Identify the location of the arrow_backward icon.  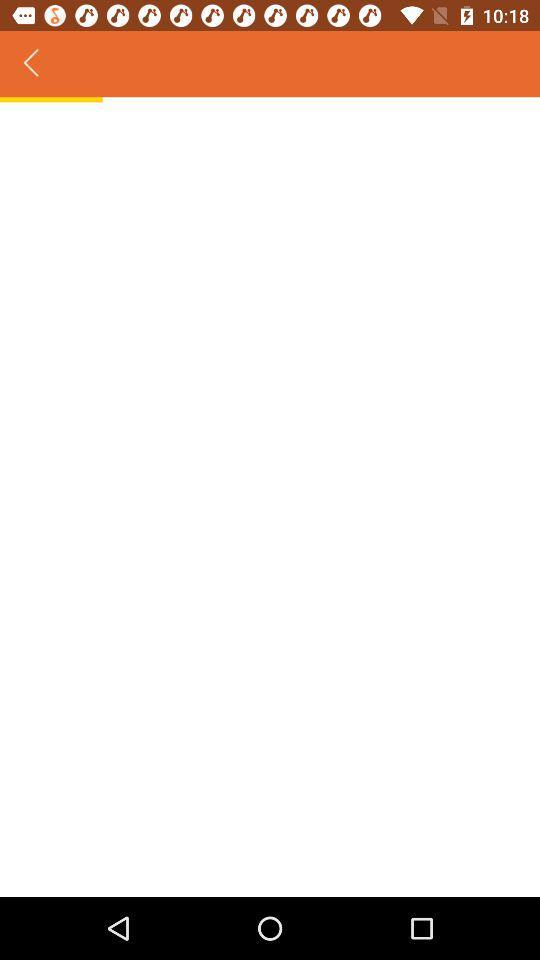
(31, 68).